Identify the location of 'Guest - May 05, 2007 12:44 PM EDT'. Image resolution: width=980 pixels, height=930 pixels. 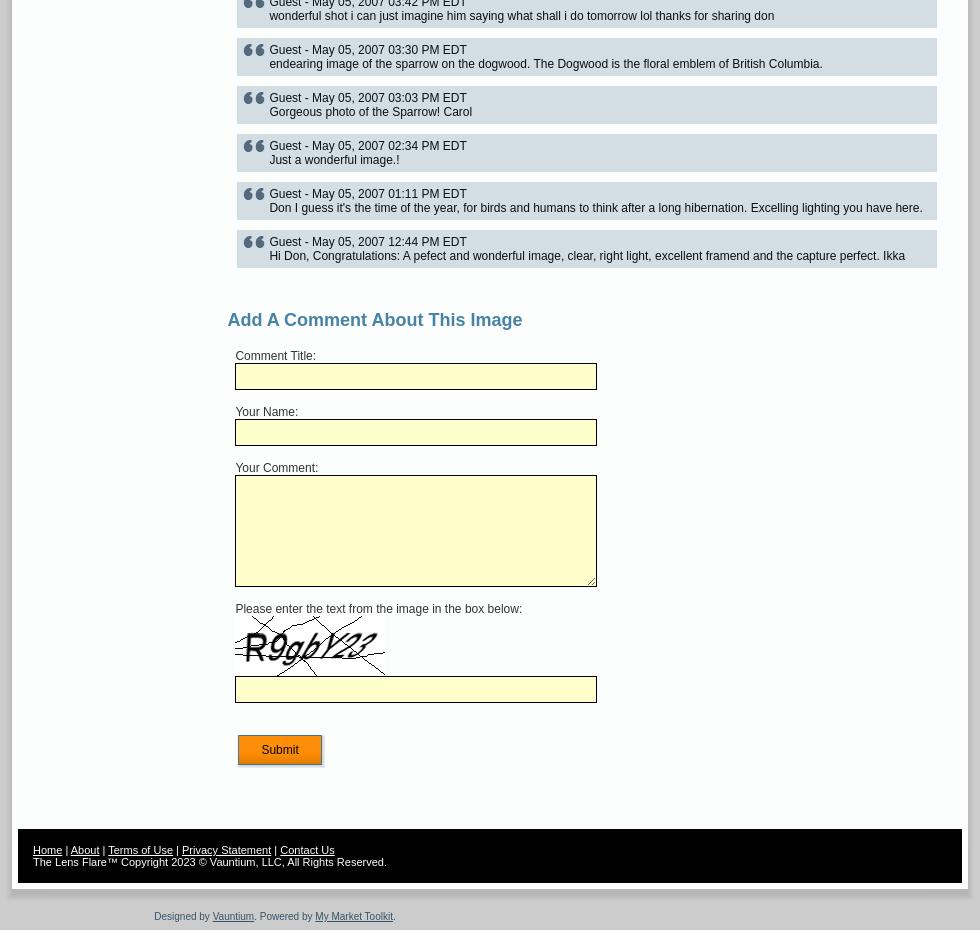
(367, 241).